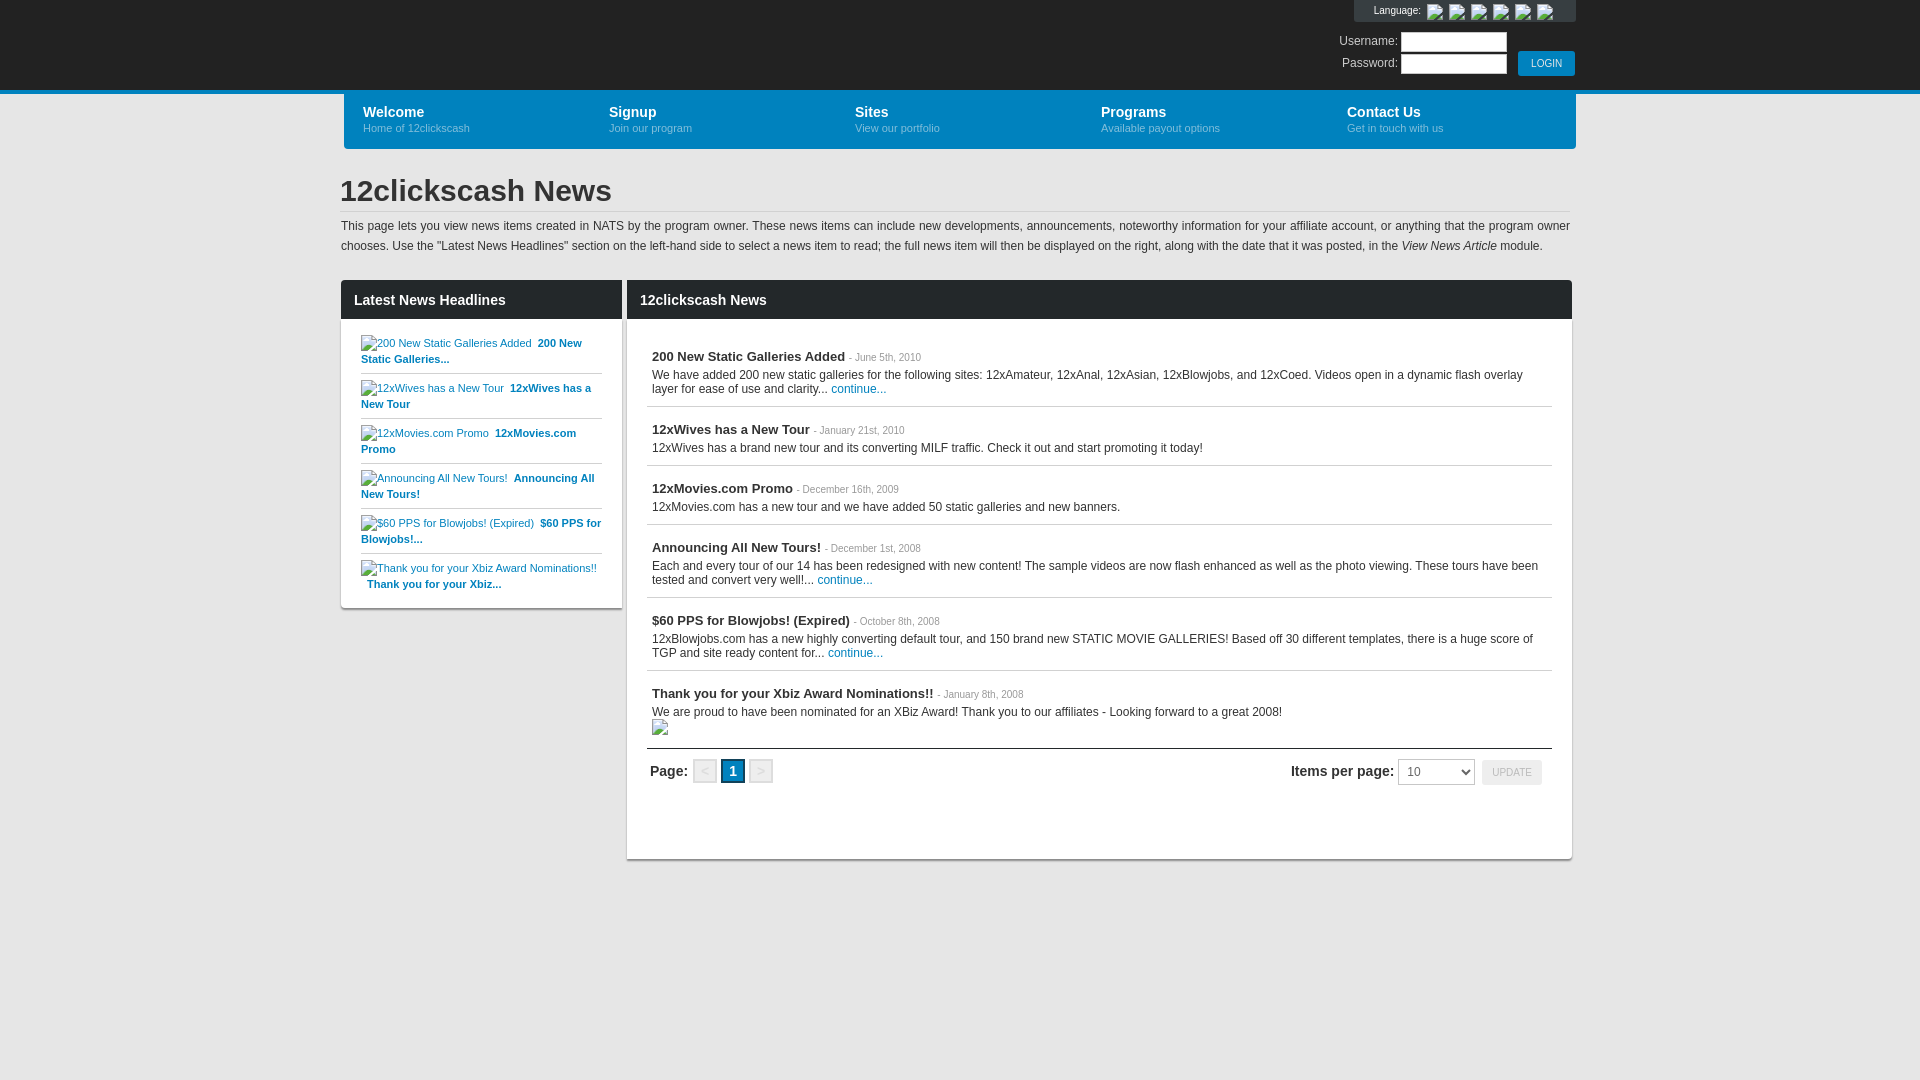 The height and width of the screenshot is (1080, 1920). What do you see at coordinates (1451, 119) in the screenshot?
I see `'Contact Us` at bounding box center [1451, 119].